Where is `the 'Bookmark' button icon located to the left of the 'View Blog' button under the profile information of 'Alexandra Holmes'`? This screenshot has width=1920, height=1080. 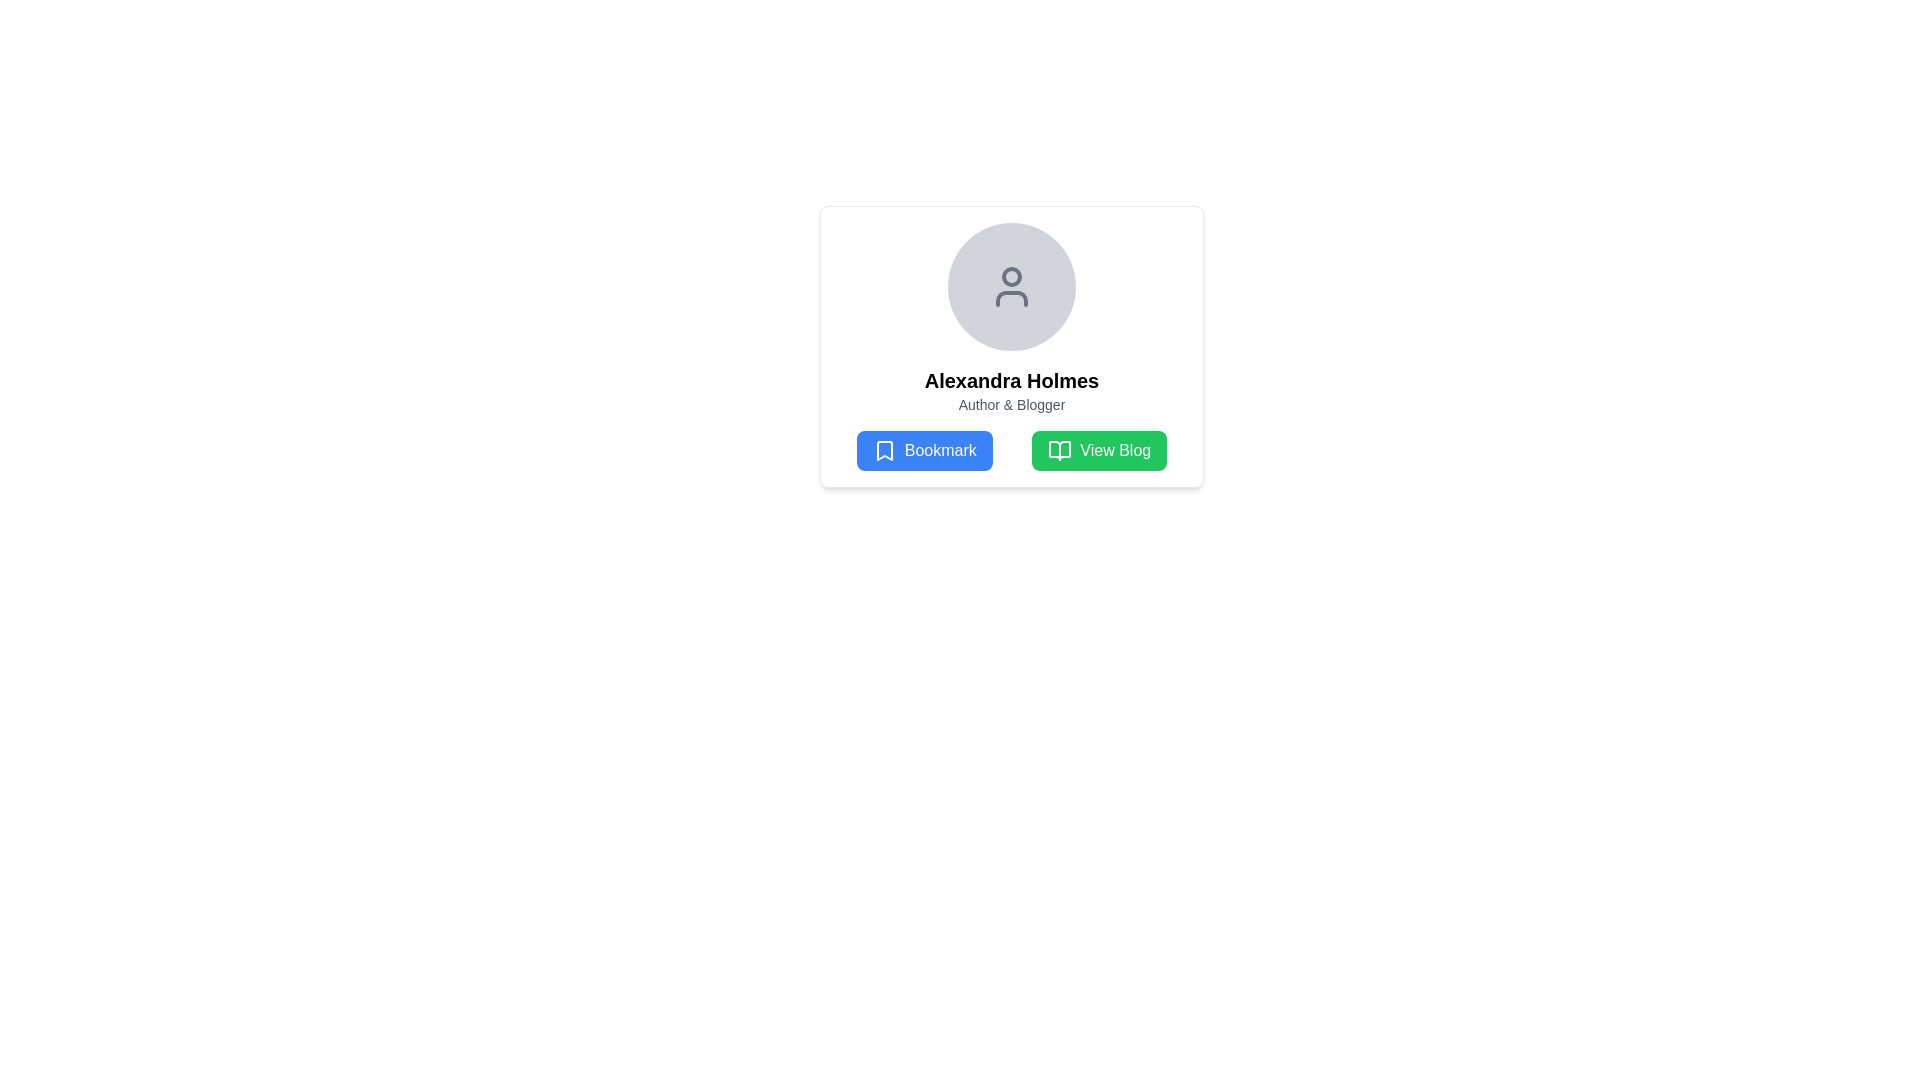 the 'Bookmark' button icon located to the left of the 'View Blog' button under the profile information of 'Alexandra Holmes' is located at coordinates (883, 451).